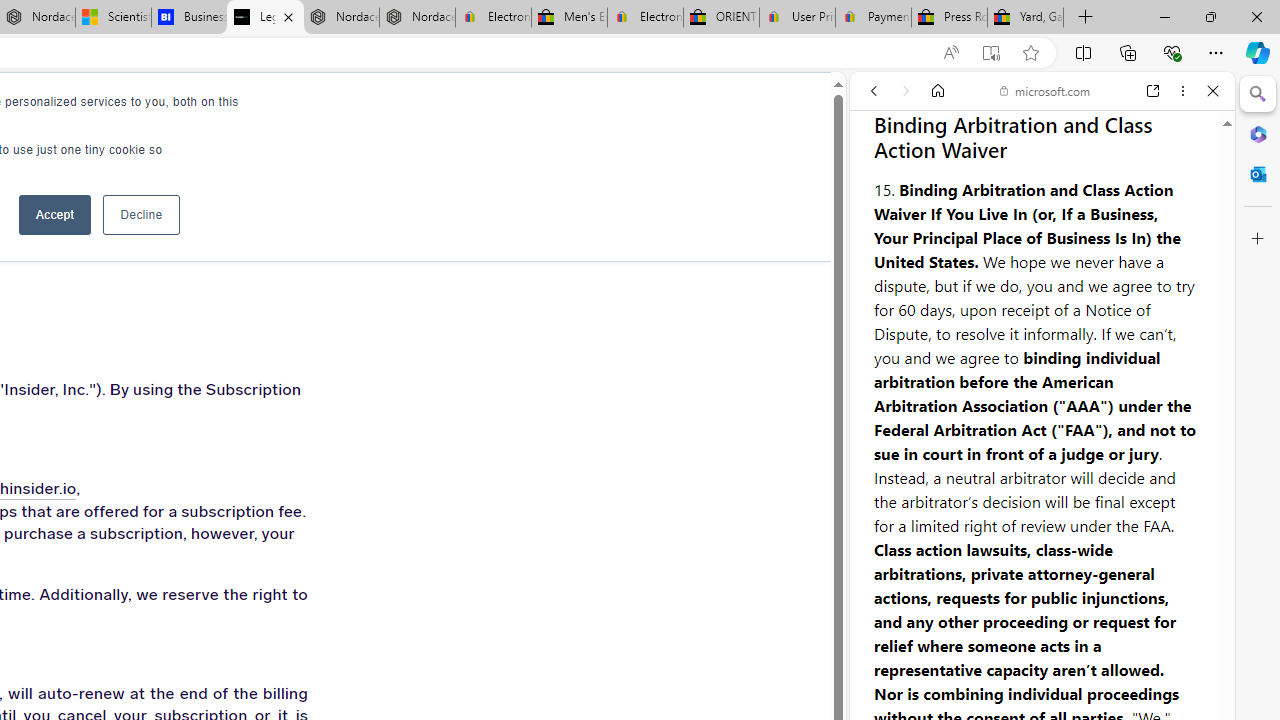 The image size is (1280, 720). Describe the element at coordinates (935, 180) in the screenshot. I see `'This site scope'` at that location.